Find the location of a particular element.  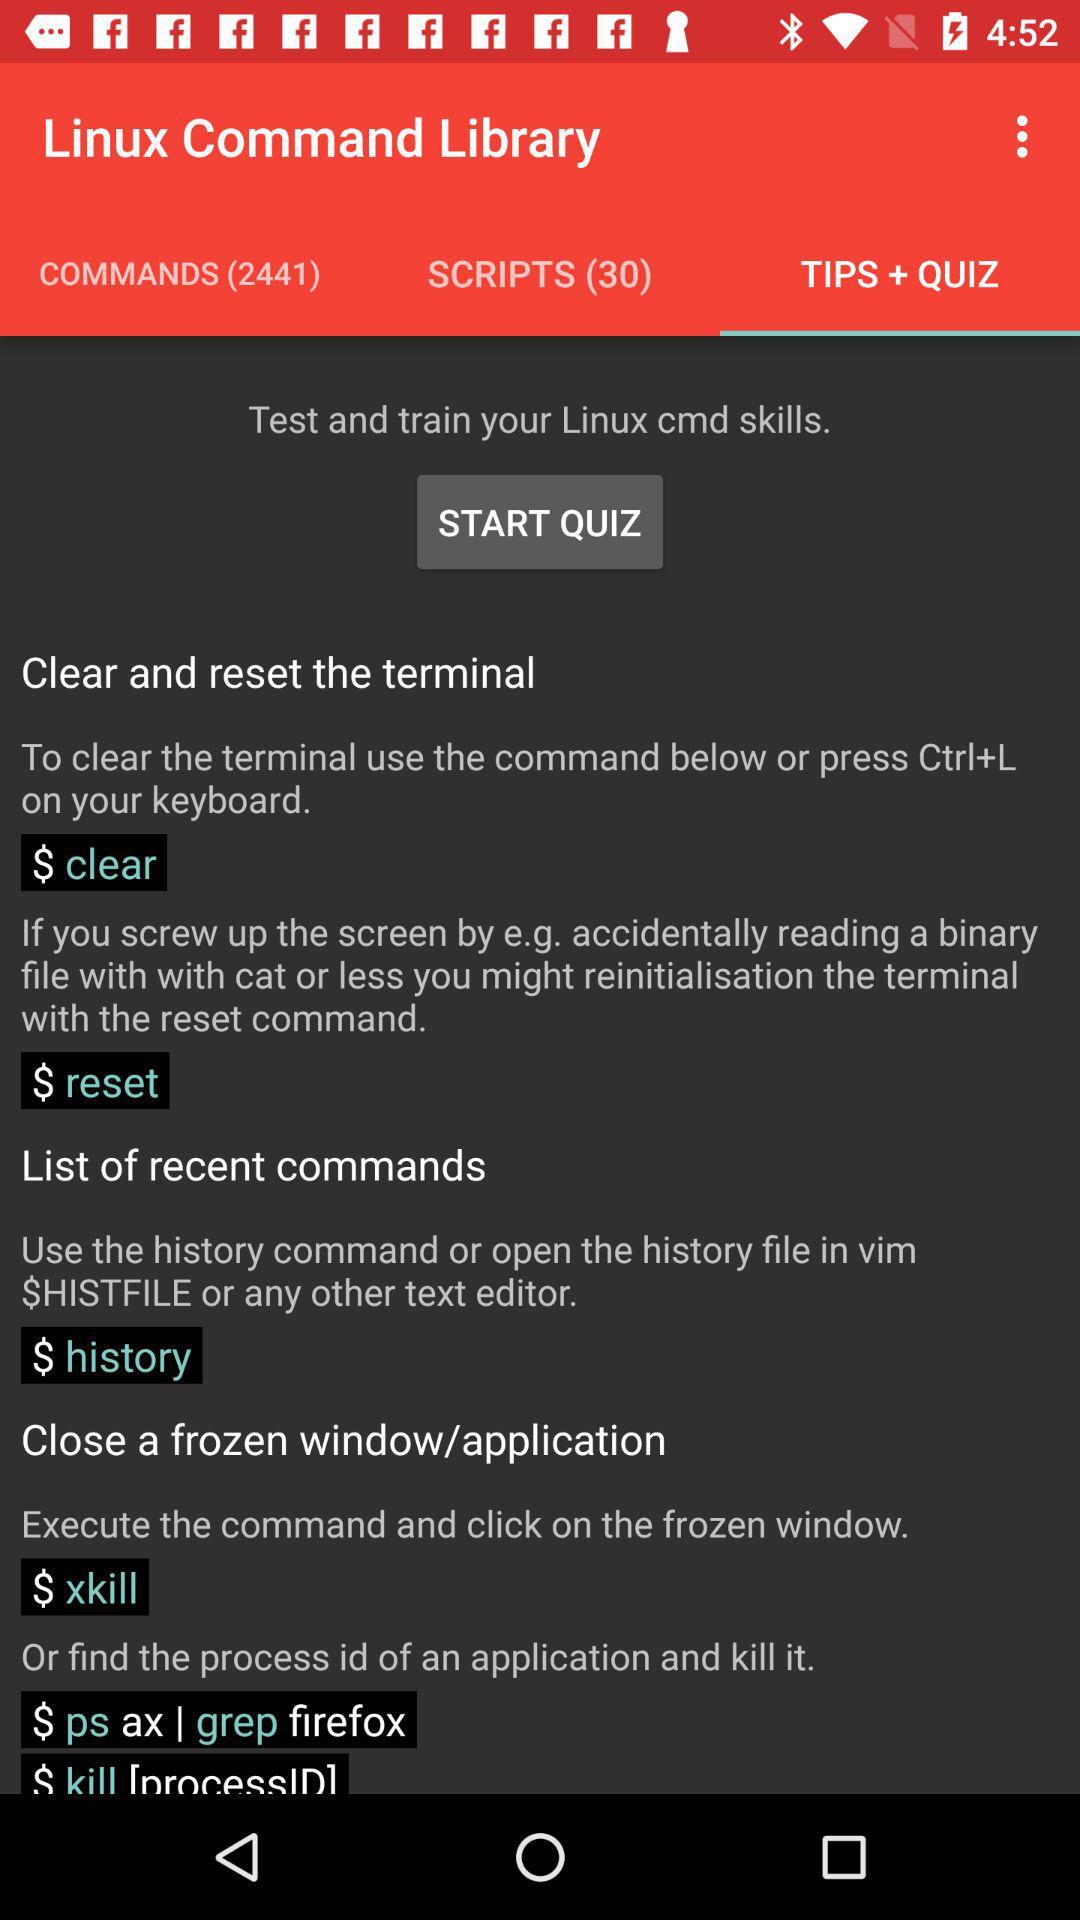

ps ax grep item is located at coordinates (219, 1718).